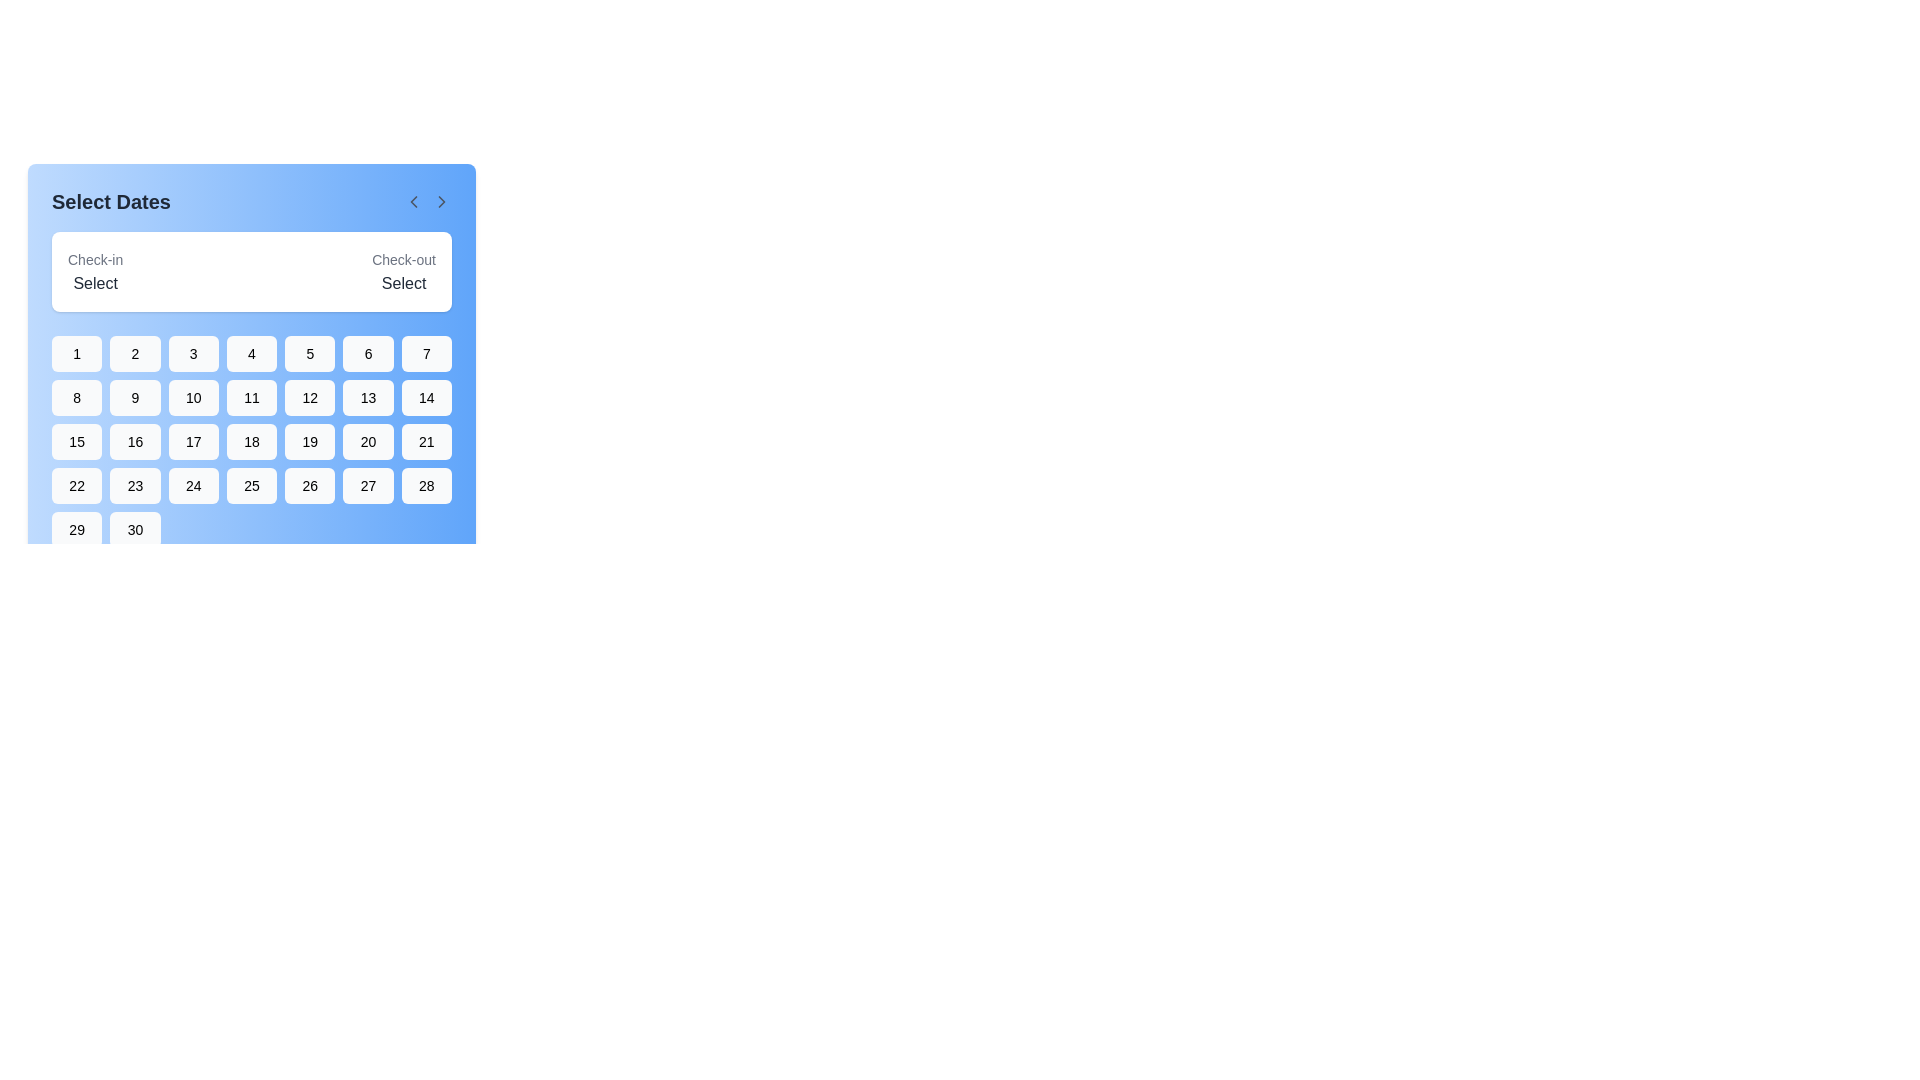 The image size is (1920, 1080). I want to click on the selectable date button for the 21st day in the calendar interface, positioned below the 'Select Dates' header and above navigation controls, so click(425, 441).